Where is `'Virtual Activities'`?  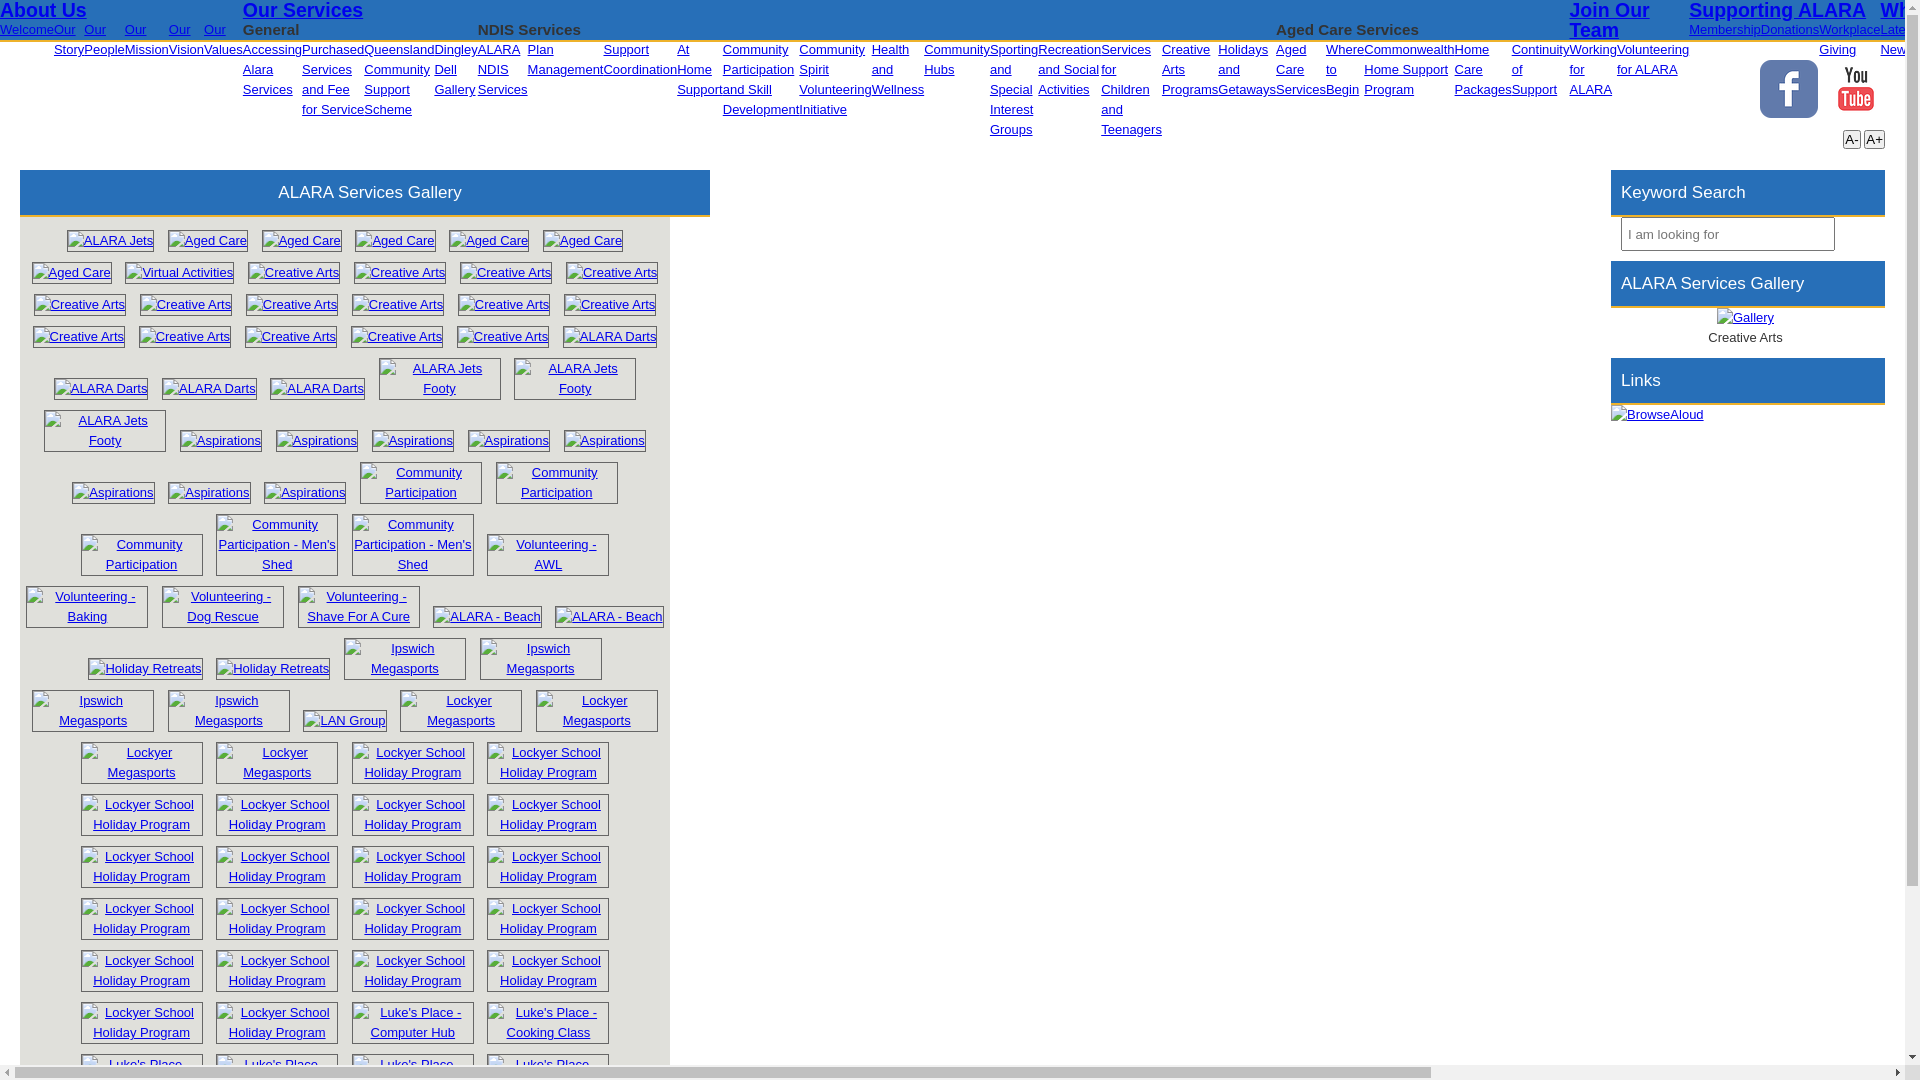 'Virtual Activities' is located at coordinates (179, 272).